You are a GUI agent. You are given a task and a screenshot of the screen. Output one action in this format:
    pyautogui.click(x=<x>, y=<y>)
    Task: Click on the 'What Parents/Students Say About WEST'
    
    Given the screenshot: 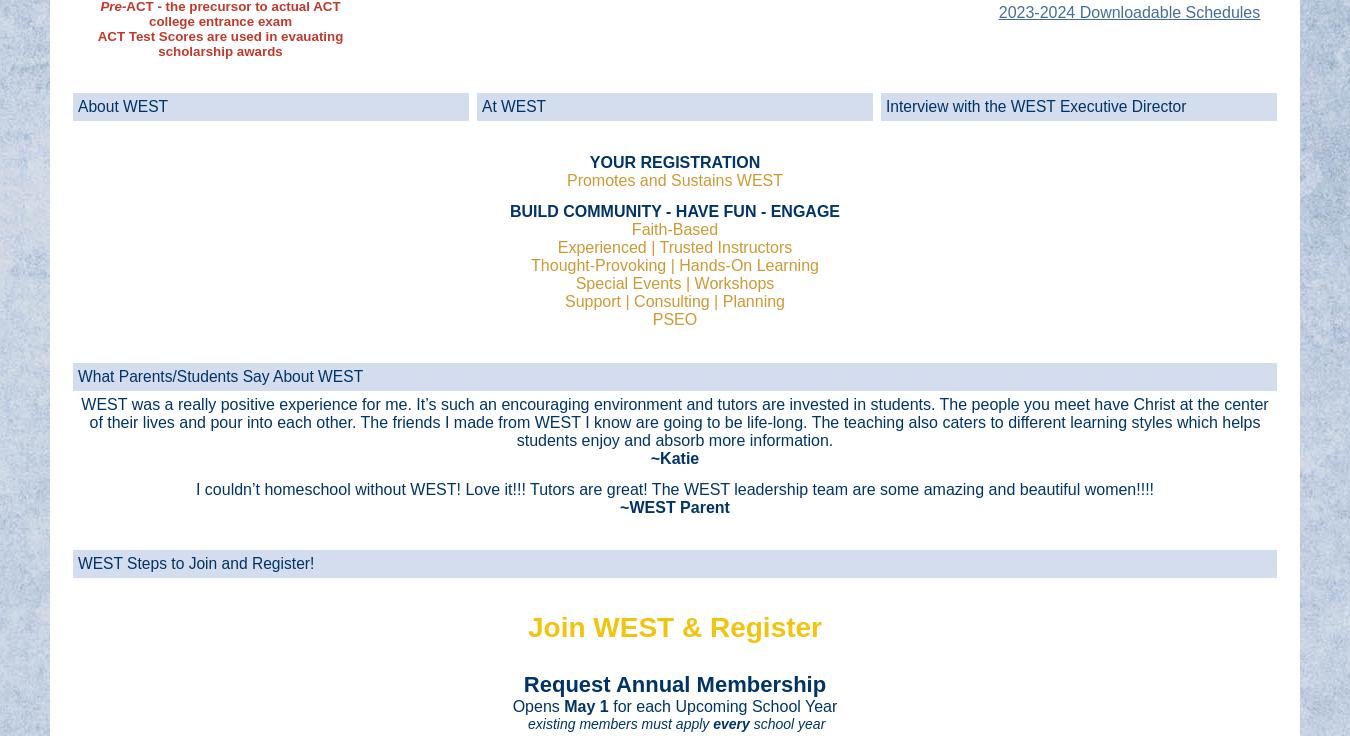 What is the action you would take?
    pyautogui.click(x=220, y=374)
    